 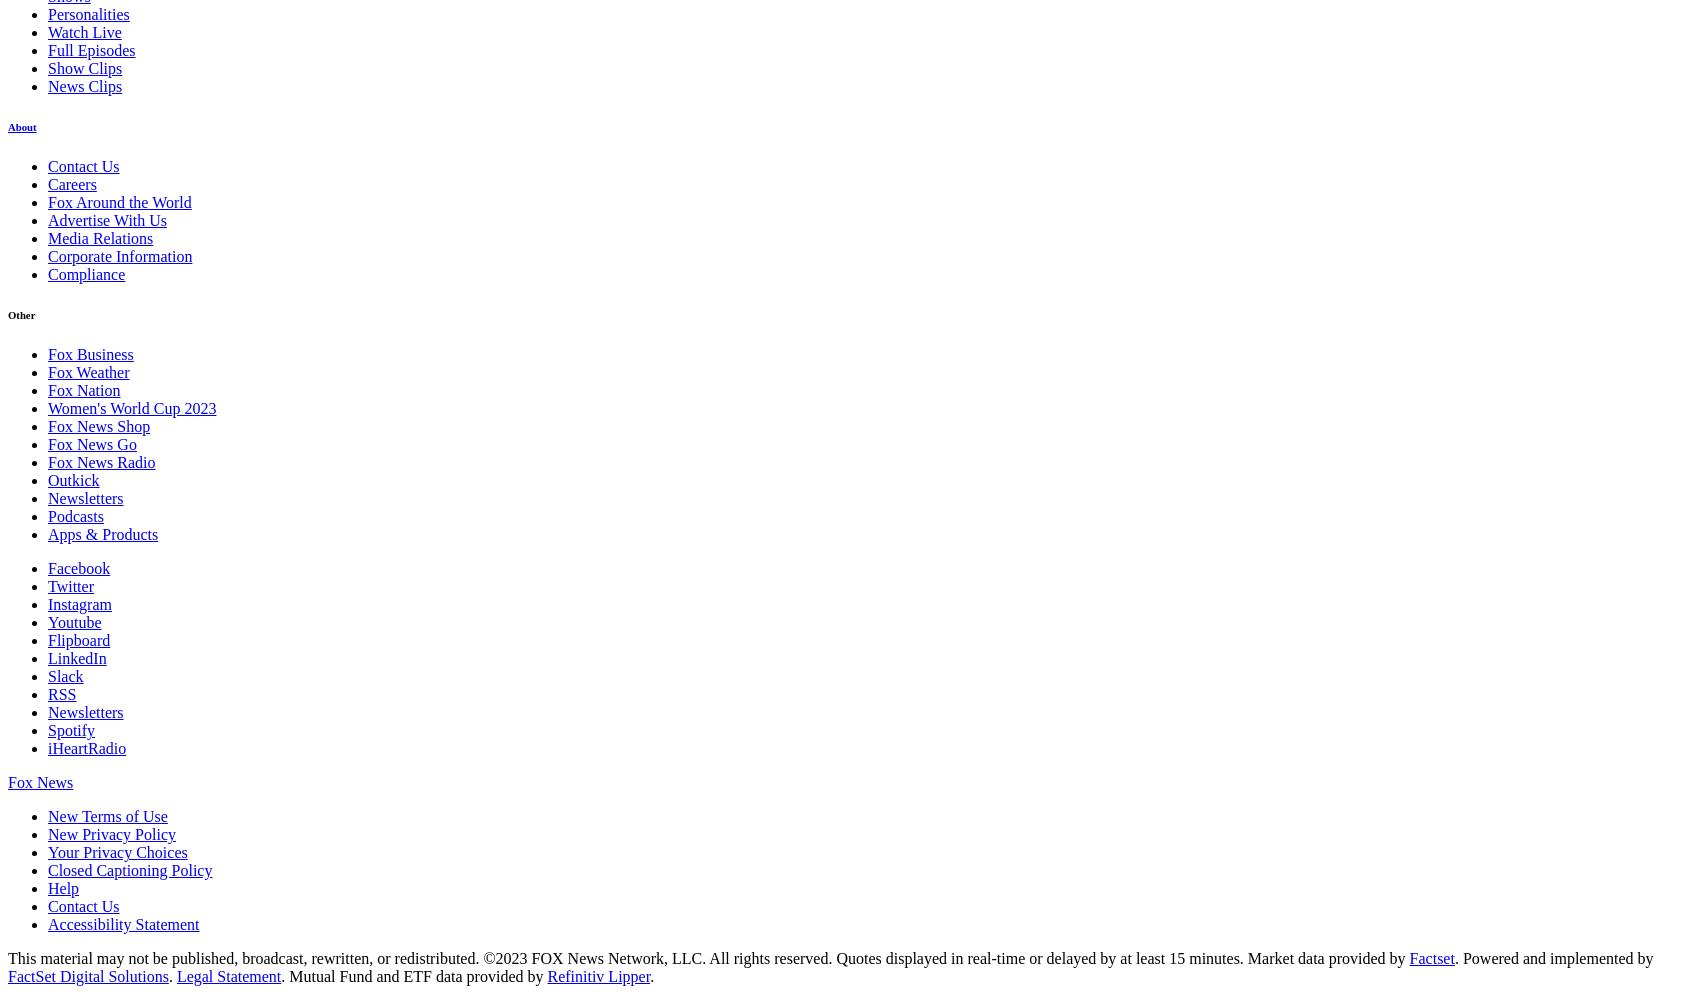 What do you see at coordinates (39, 781) in the screenshot?
I see `'Fox News'` at bounding box center [39, 781].